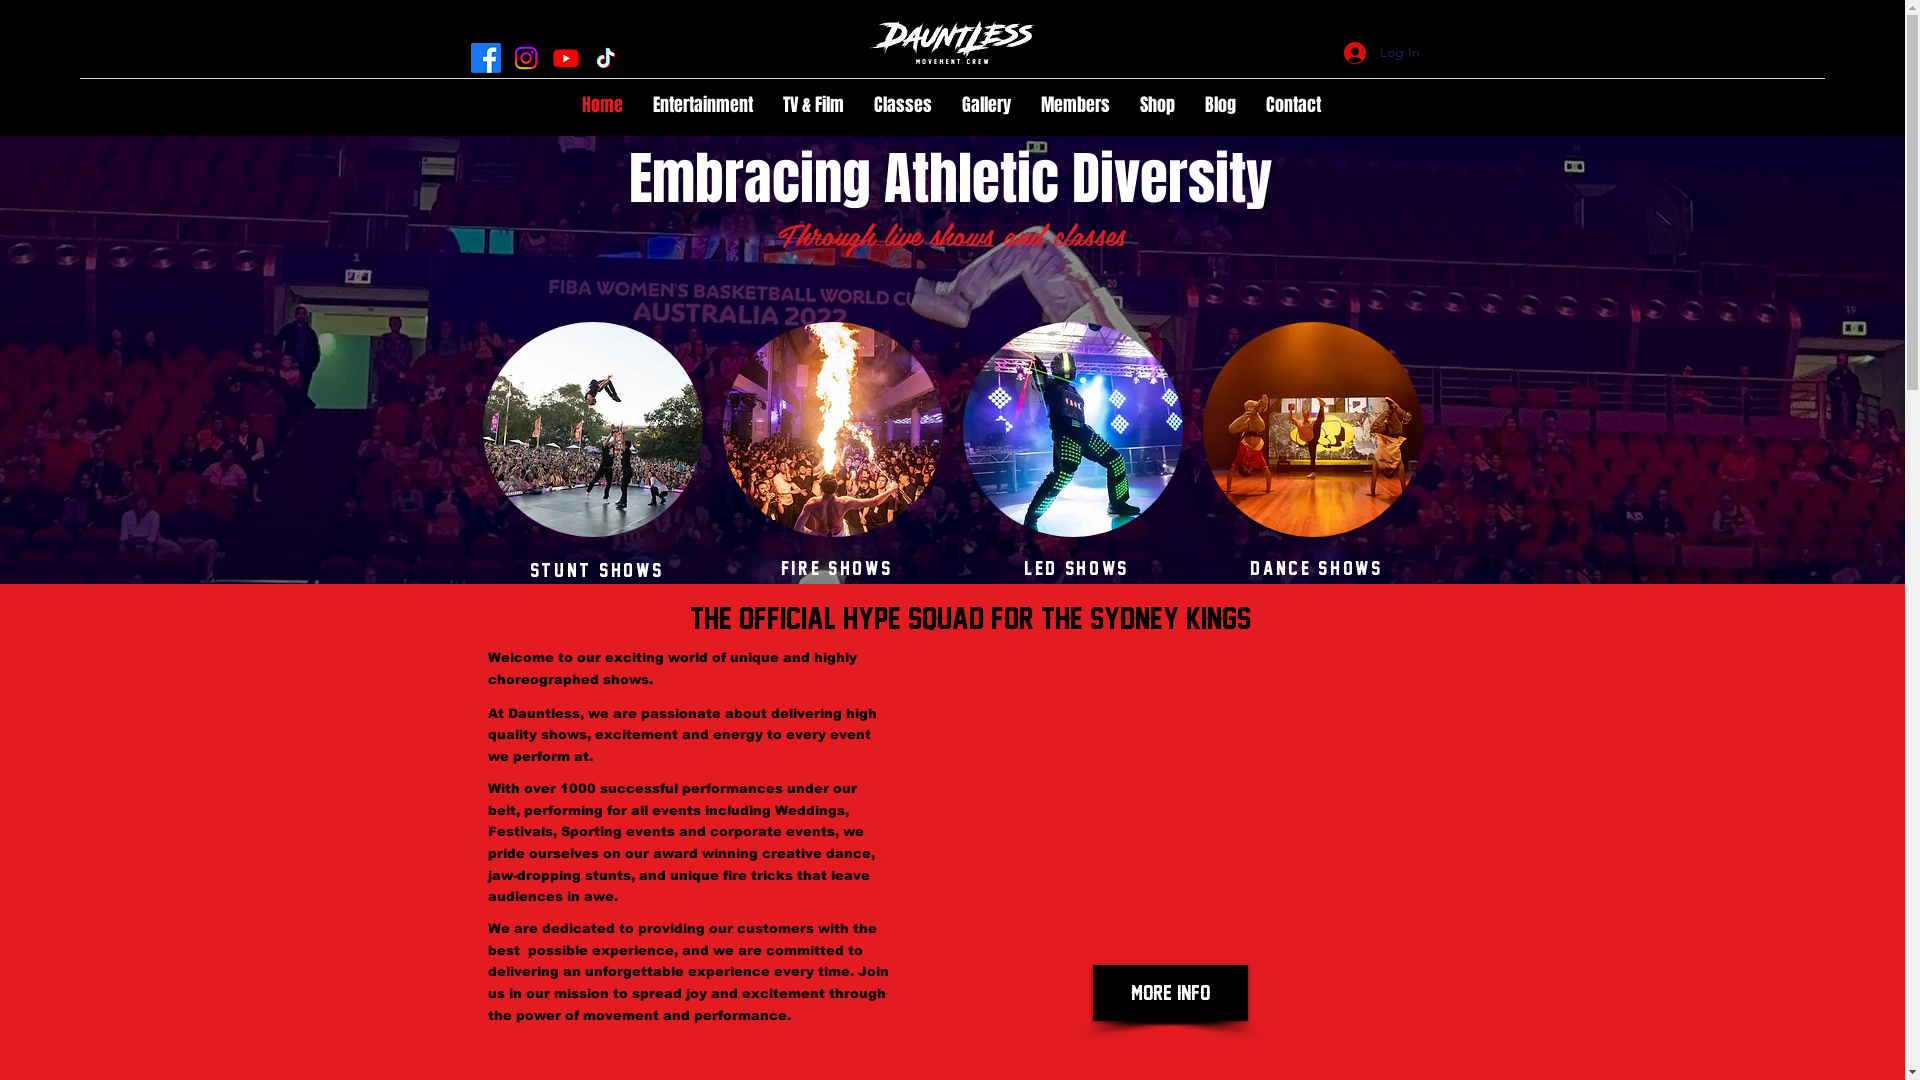  What do you see at coordinates (1157, 105) in the screenshot?
I see `'Shop'` at bounding box center [1157, 105].